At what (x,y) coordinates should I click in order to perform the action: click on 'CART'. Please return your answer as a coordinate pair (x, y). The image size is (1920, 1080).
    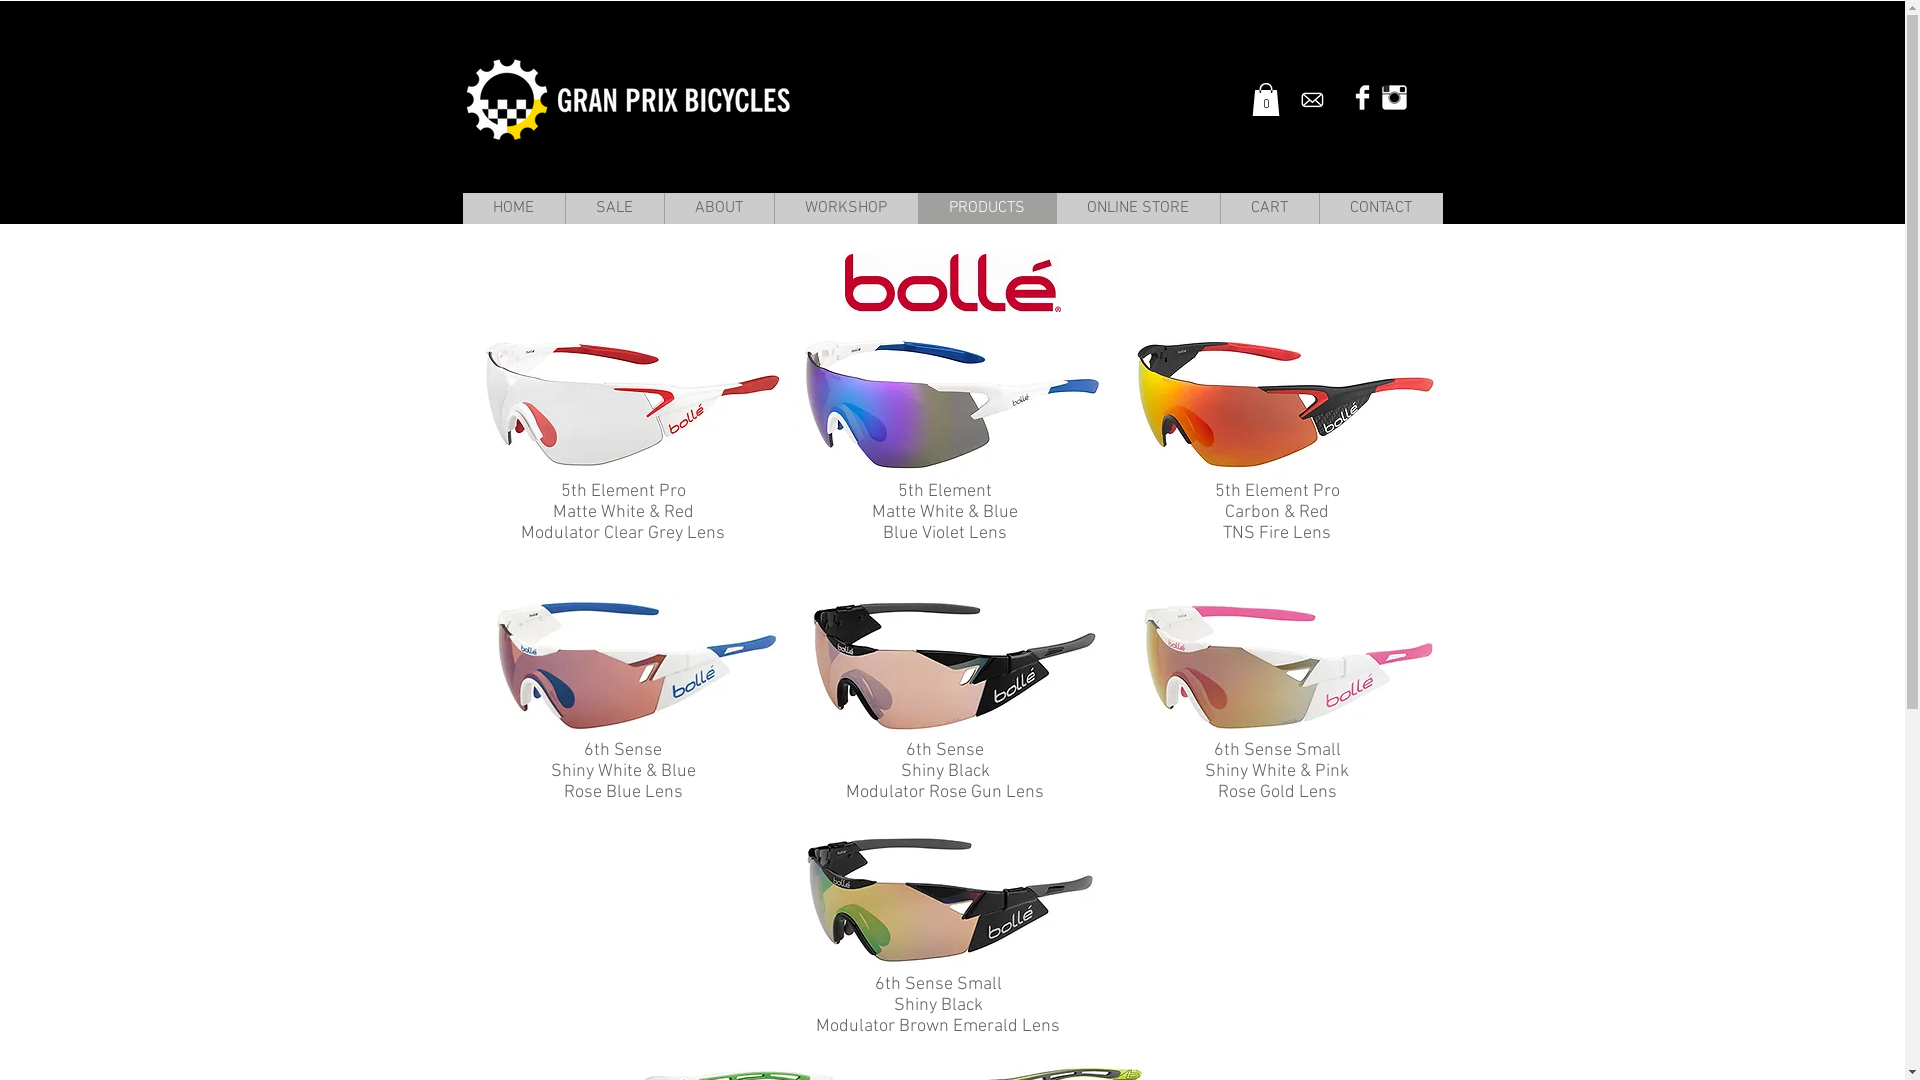
    Looking at the image, I should click on (1218, 208).